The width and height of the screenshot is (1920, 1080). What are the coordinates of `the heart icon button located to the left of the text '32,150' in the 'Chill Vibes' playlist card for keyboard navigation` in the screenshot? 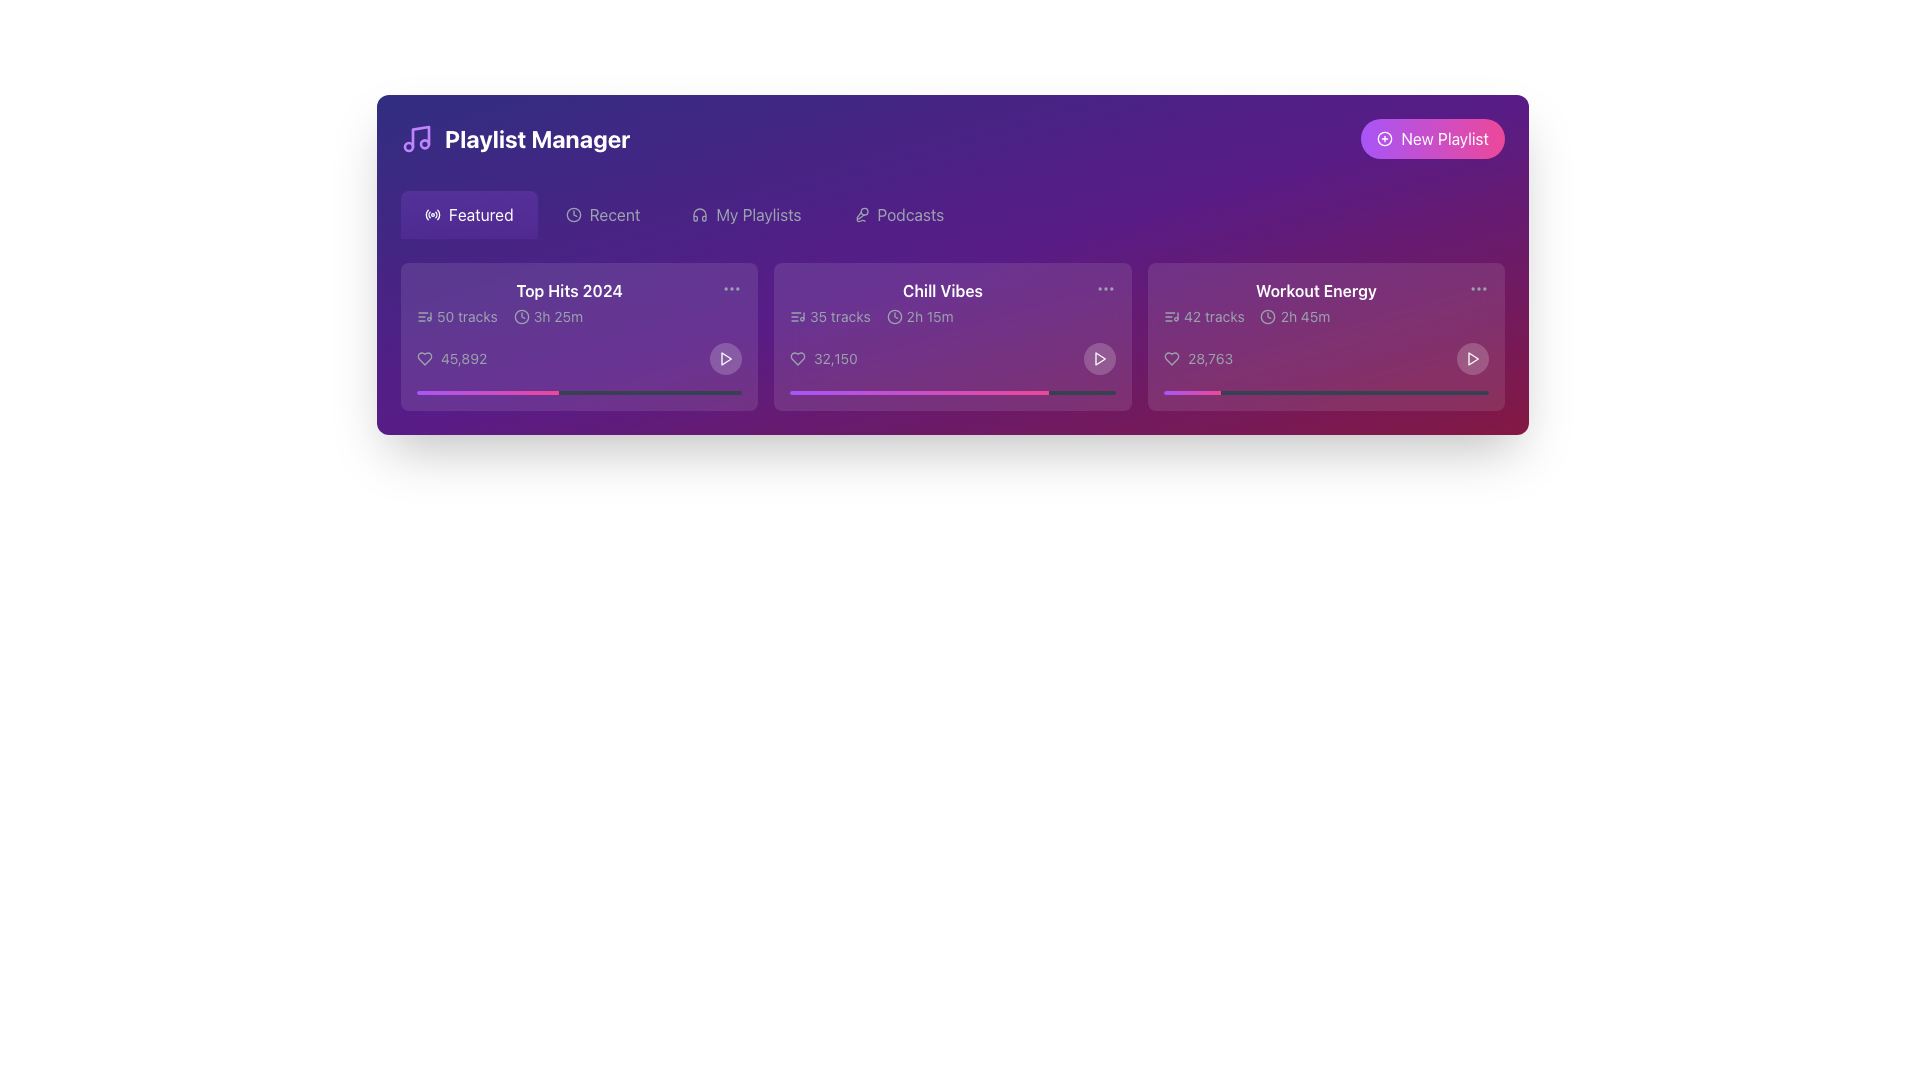 It's located at (797, 357).